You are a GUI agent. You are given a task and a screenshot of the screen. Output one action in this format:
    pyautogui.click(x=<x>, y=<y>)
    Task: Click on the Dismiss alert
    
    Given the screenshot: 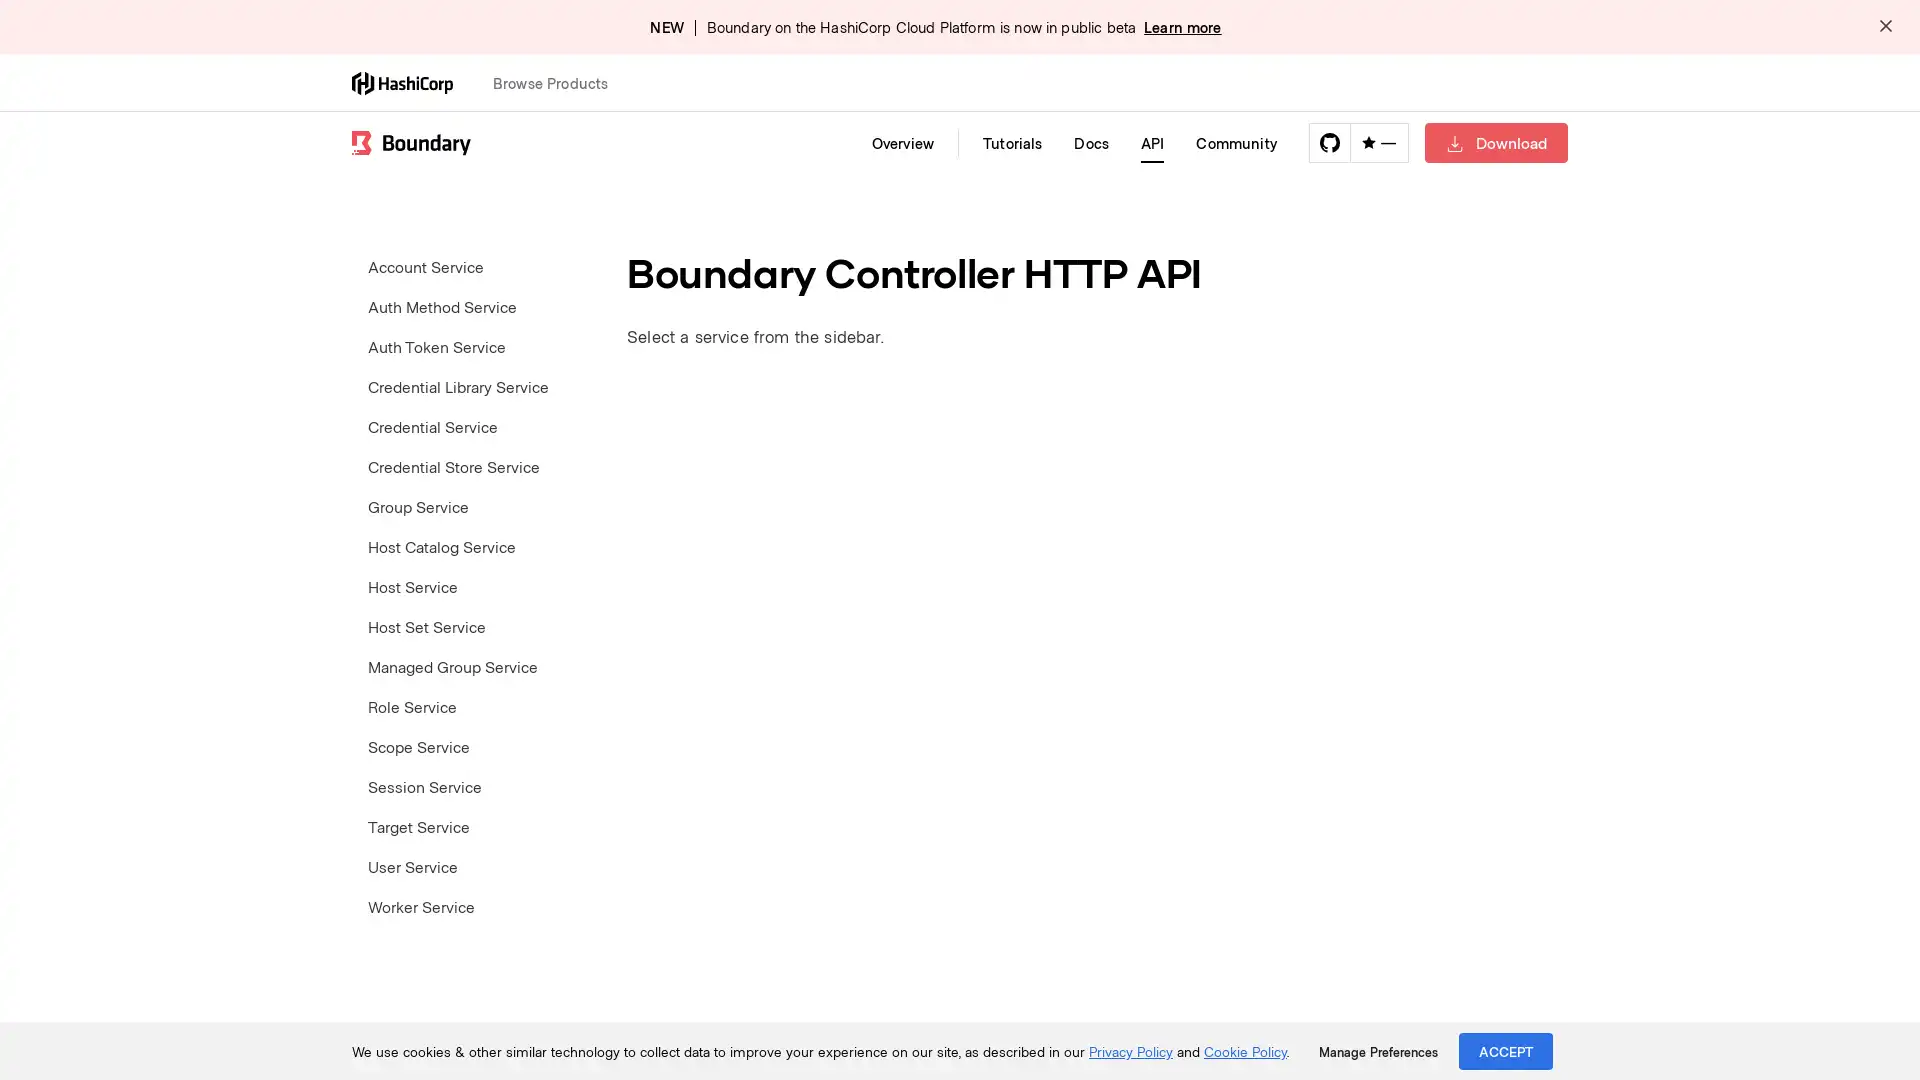 What is the action you would take?
    pyautogui.click(x=1885, y=27)
    